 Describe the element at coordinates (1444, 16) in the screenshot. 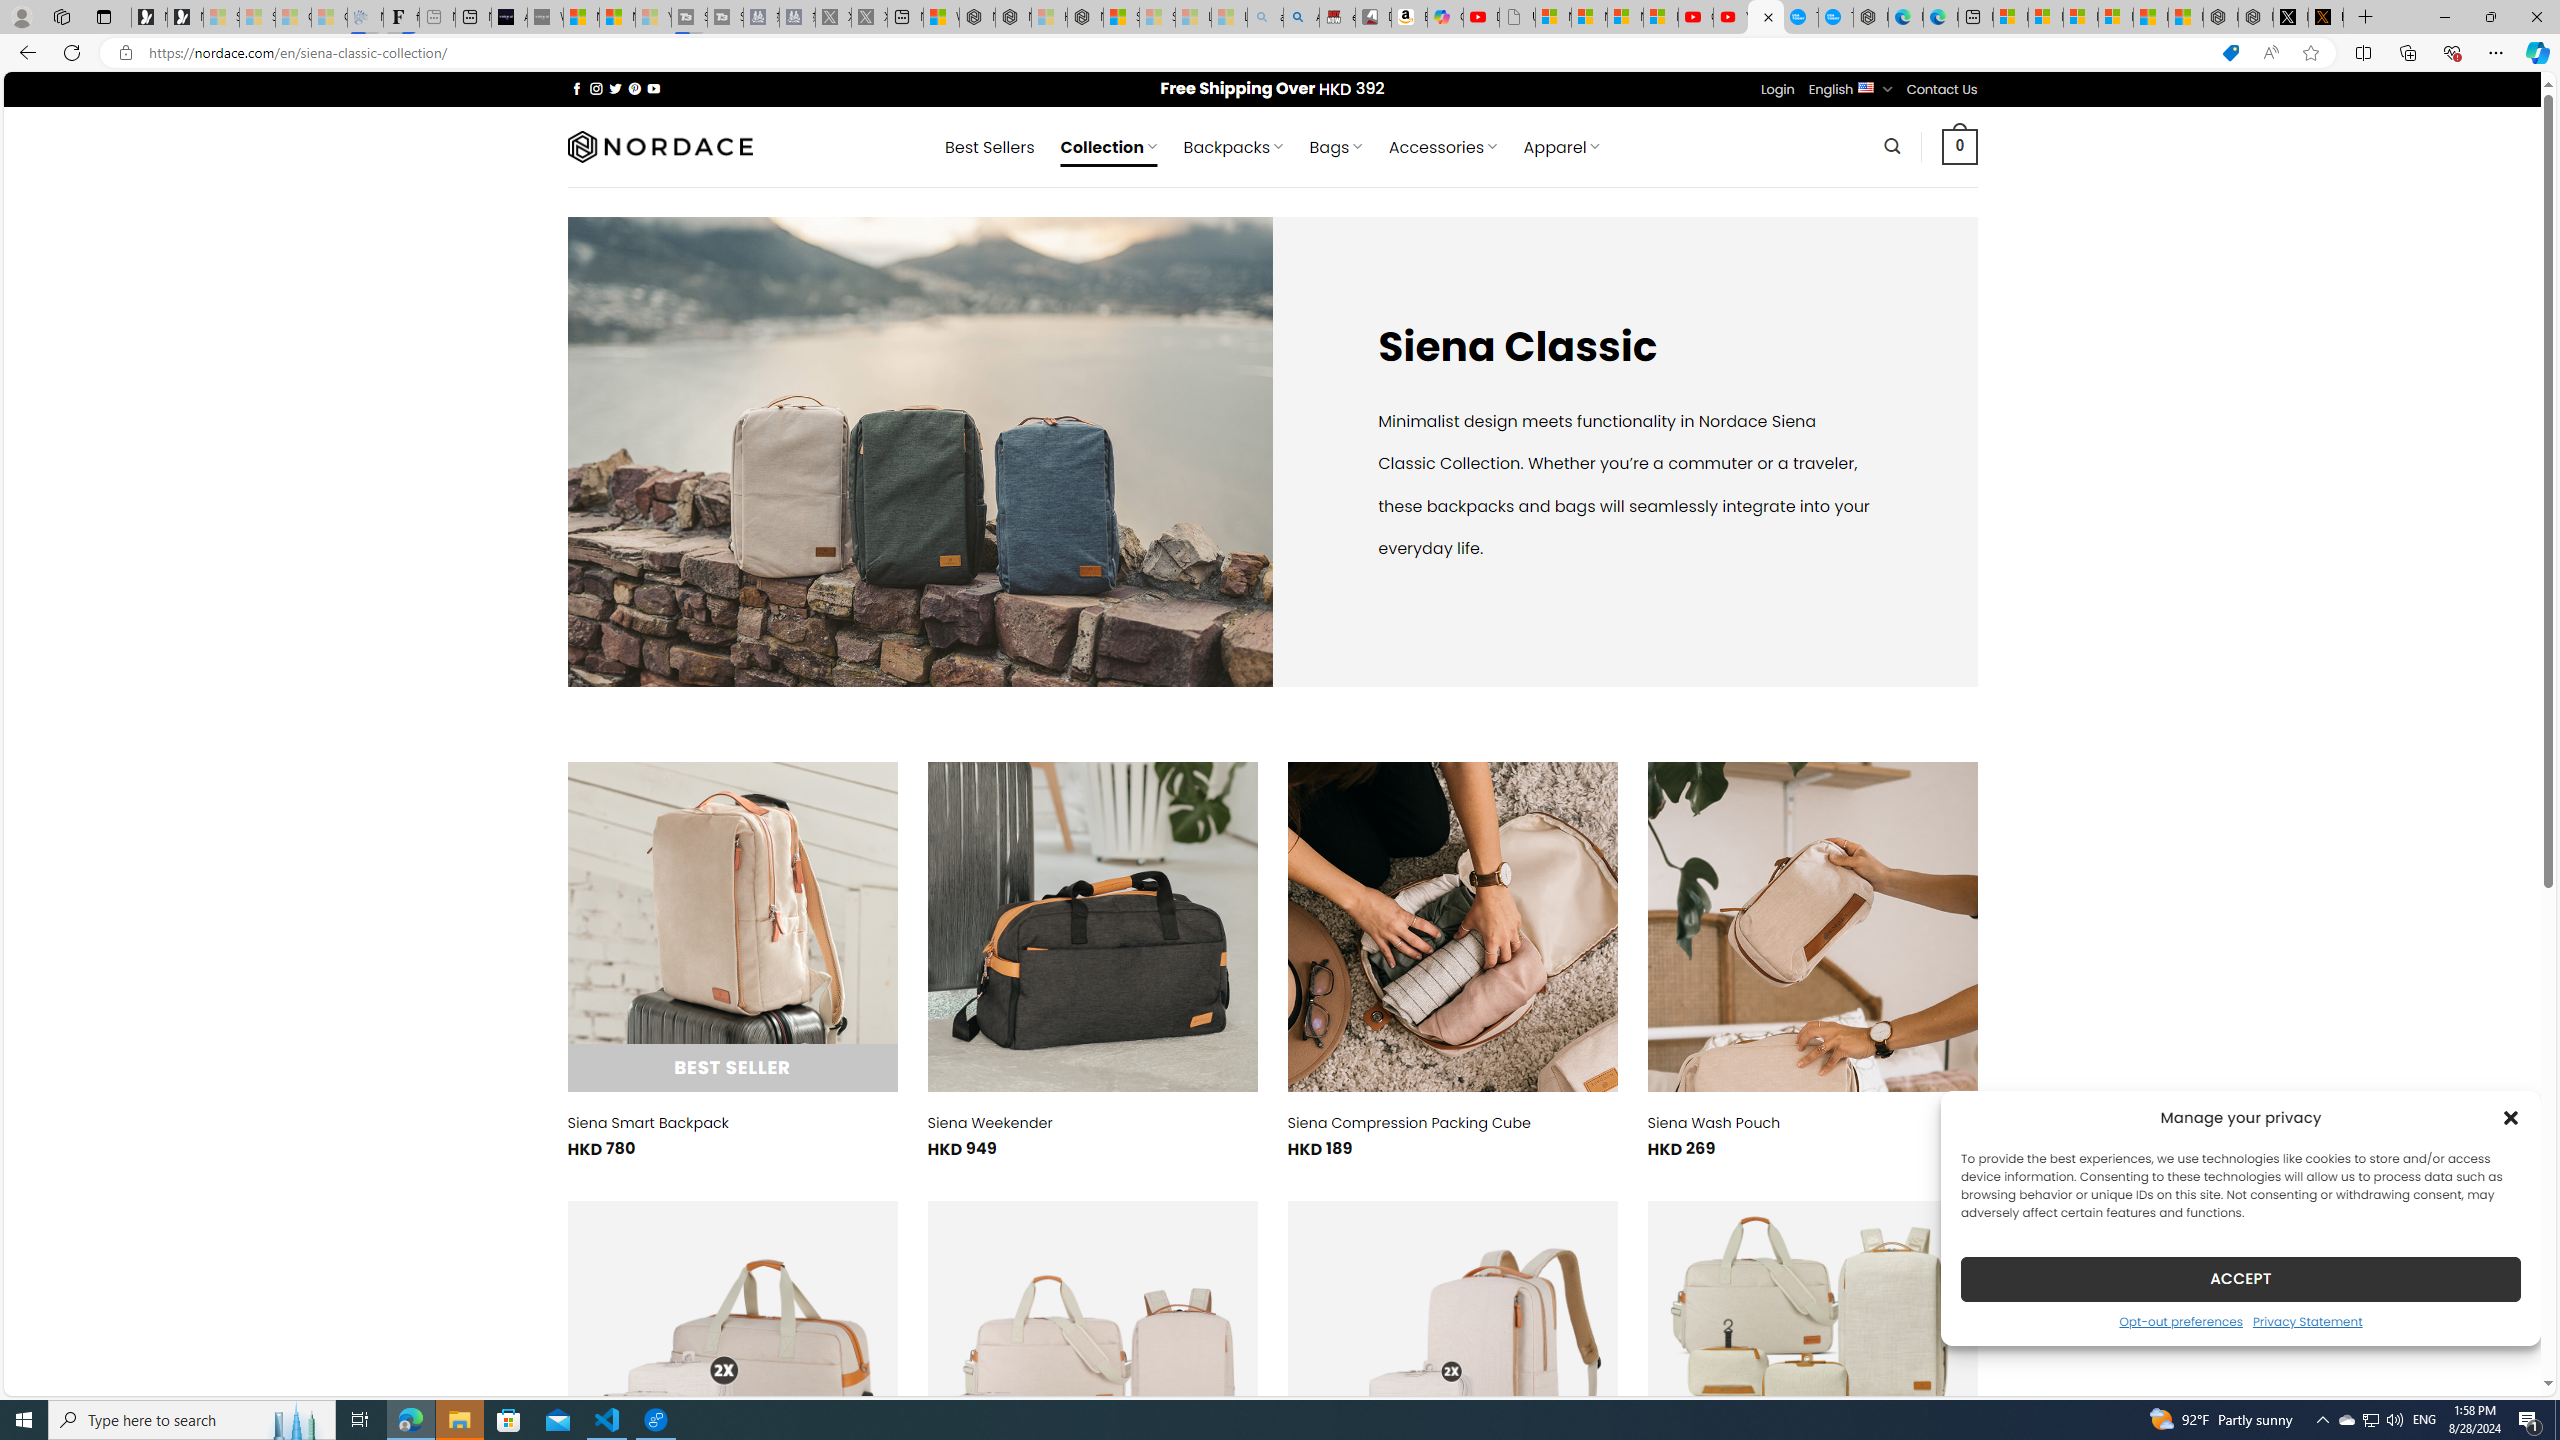

I see `'Copilot'` at that location.